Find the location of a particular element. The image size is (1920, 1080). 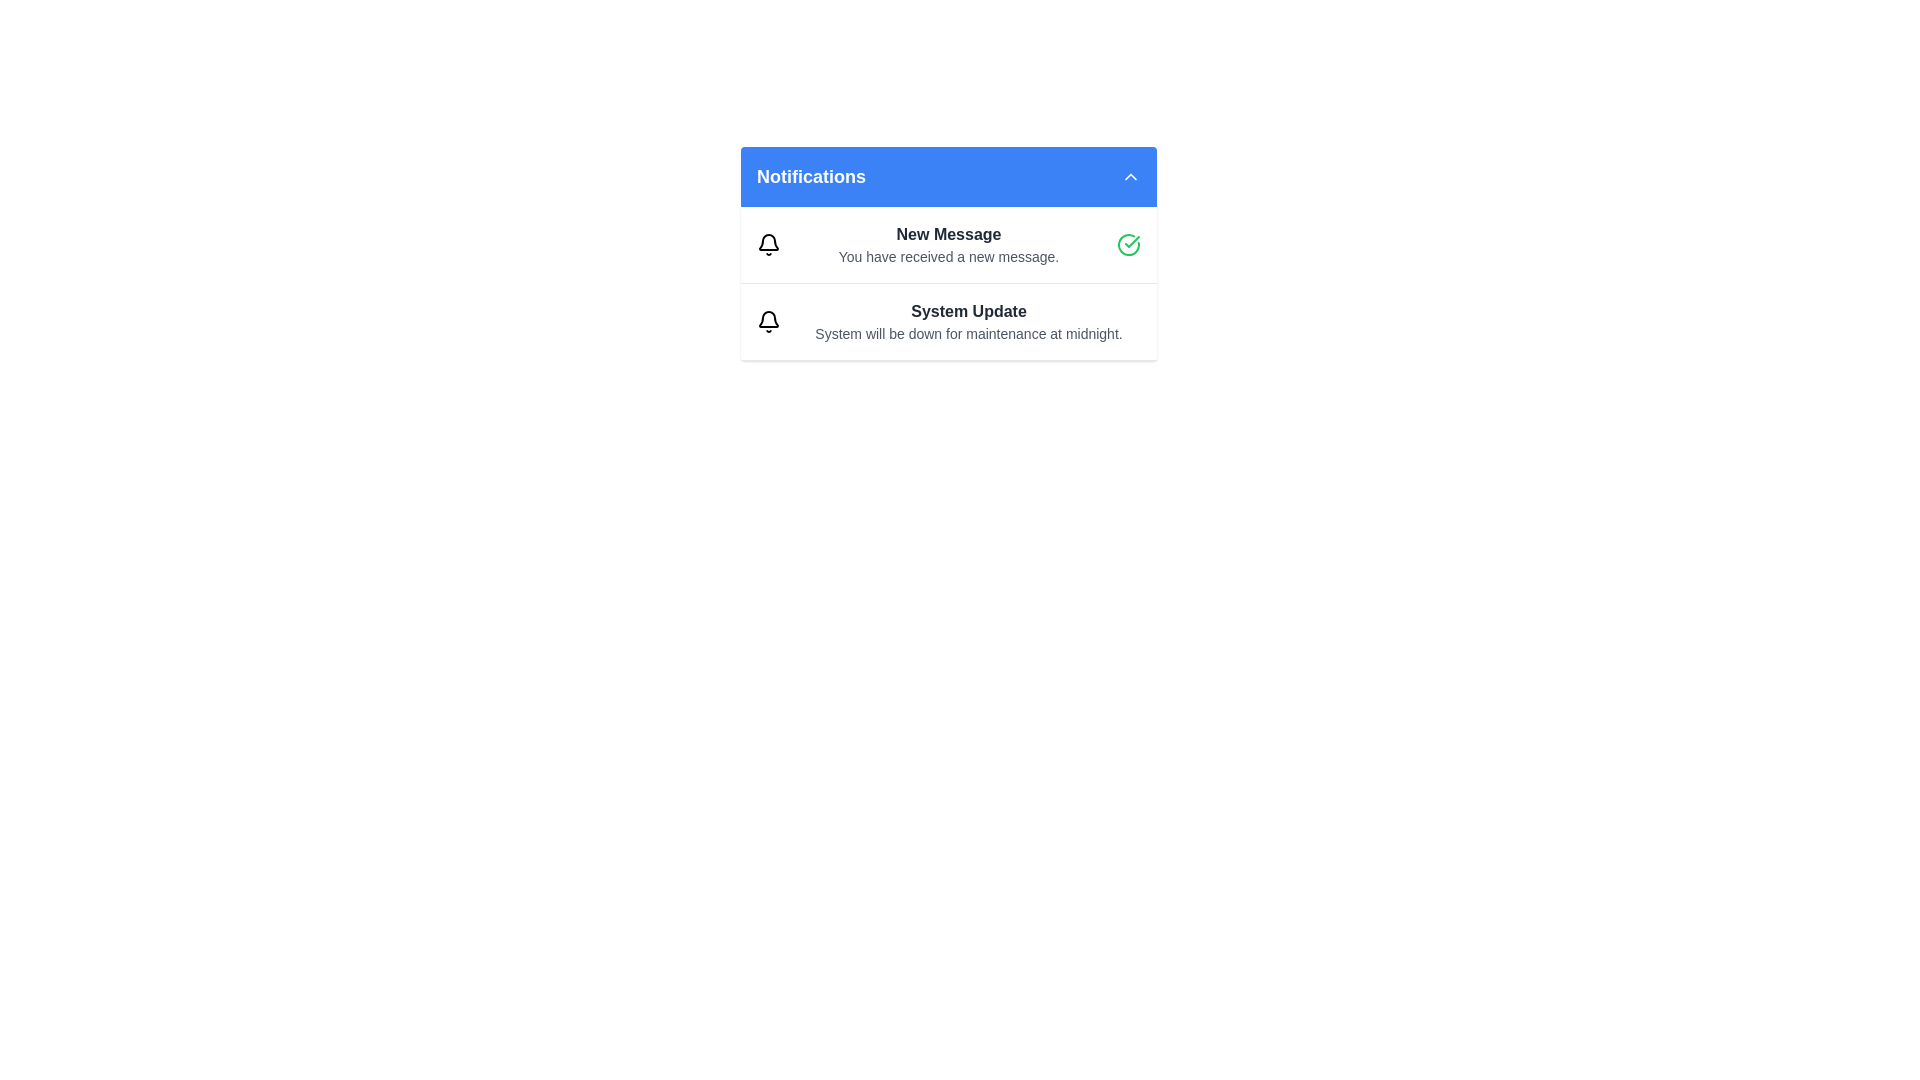

the second notification block that displays a system update message, located below the 'New Message' item in the Notifications list is located at coordinates (948, 320).